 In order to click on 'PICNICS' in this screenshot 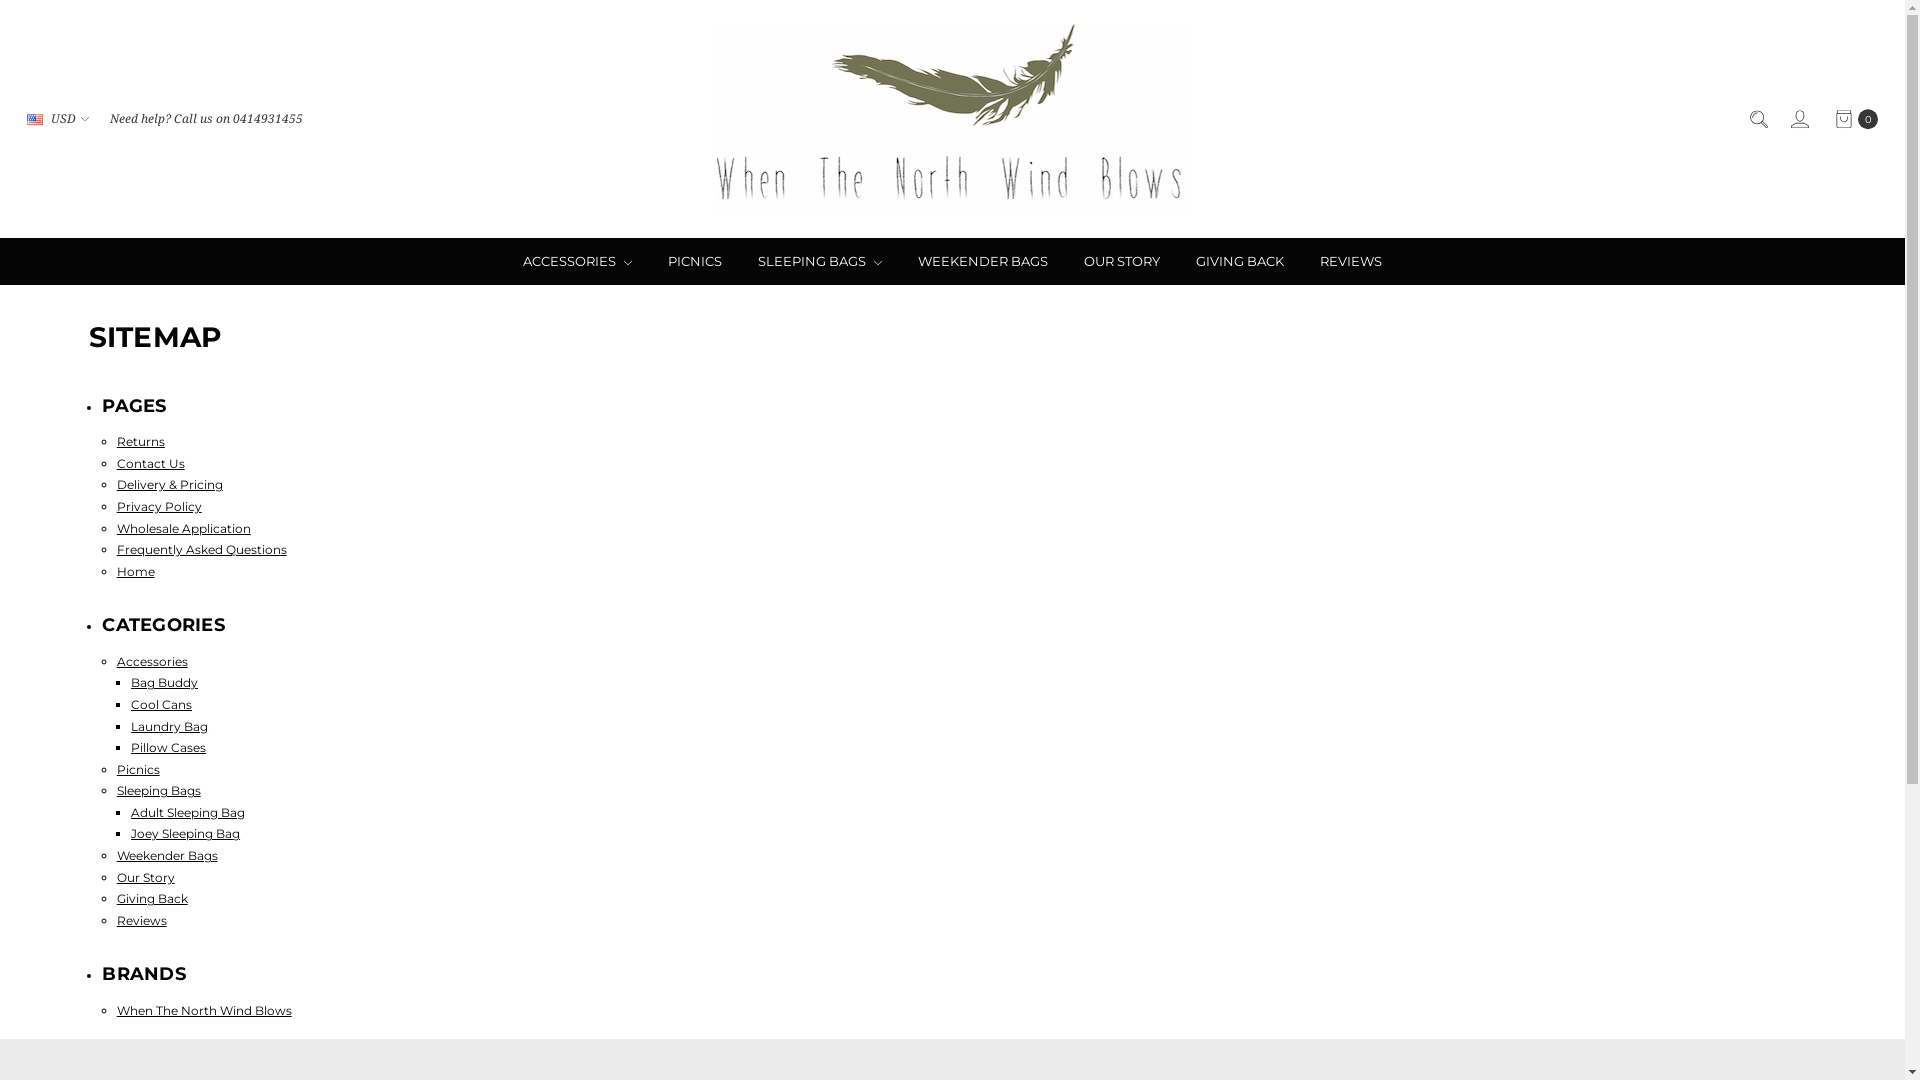, I will do `click(695, 260)`.